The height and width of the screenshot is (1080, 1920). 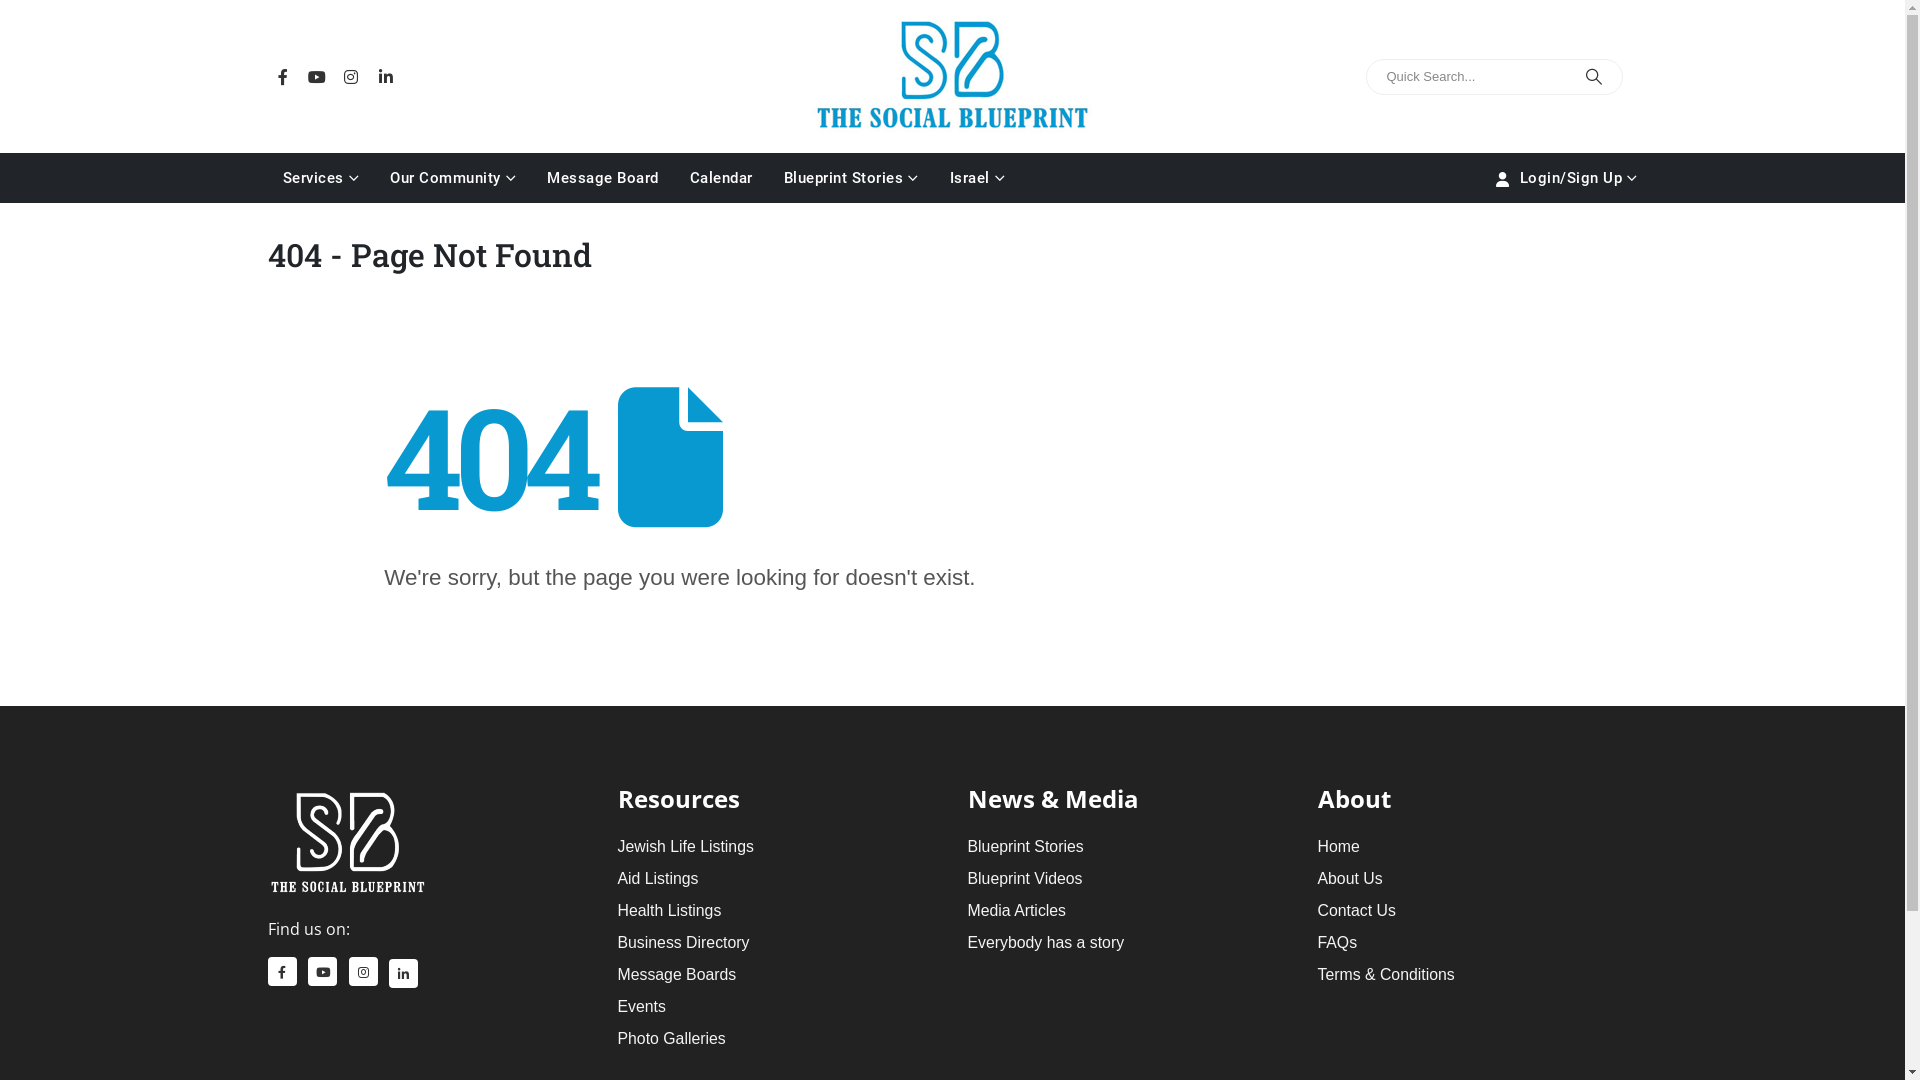 What do you see at coordinates (968, 877) in the screenshot?
I see `'Blueprint Videos'` at bounding box center [968, 877].